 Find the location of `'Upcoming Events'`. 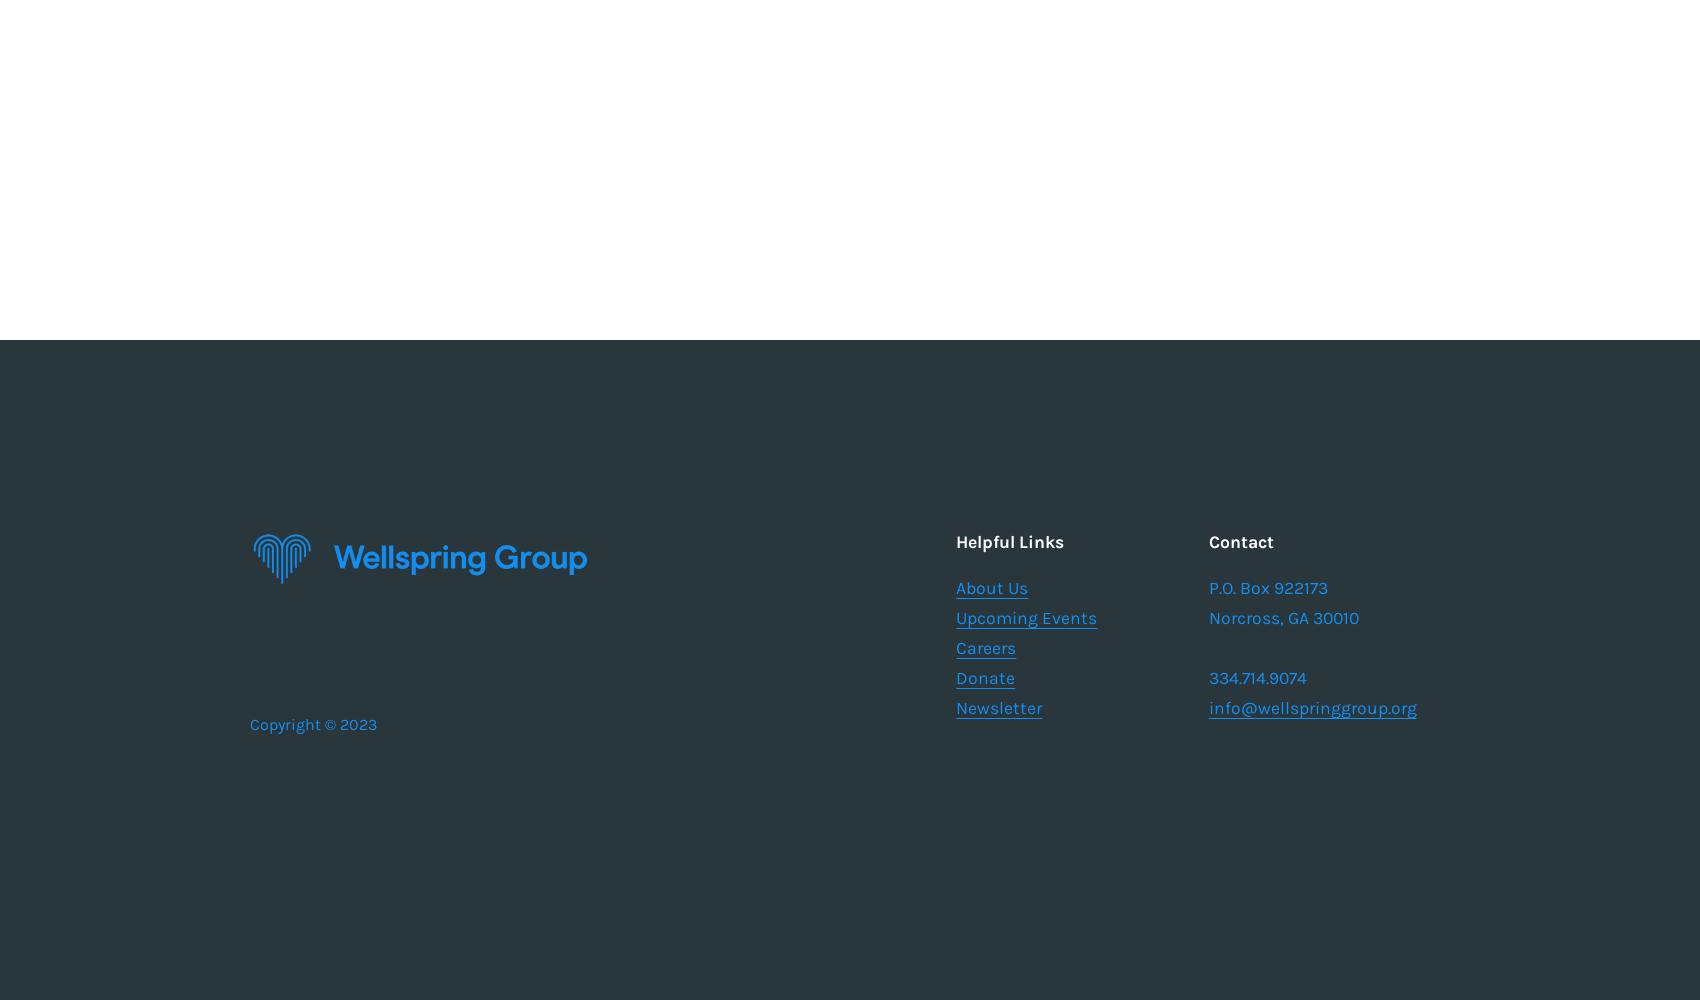

'Upcoming Events' is located at coordinates (1025, 617).